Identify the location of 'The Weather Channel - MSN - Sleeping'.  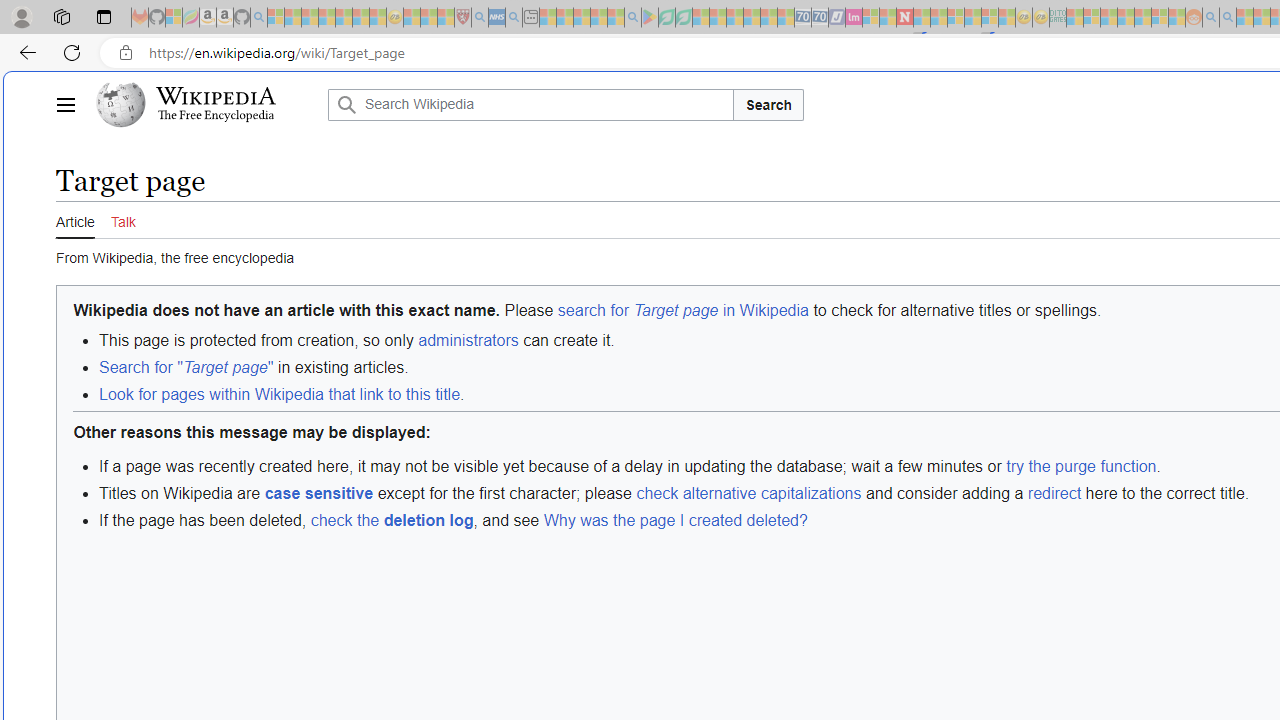
(308, 17).